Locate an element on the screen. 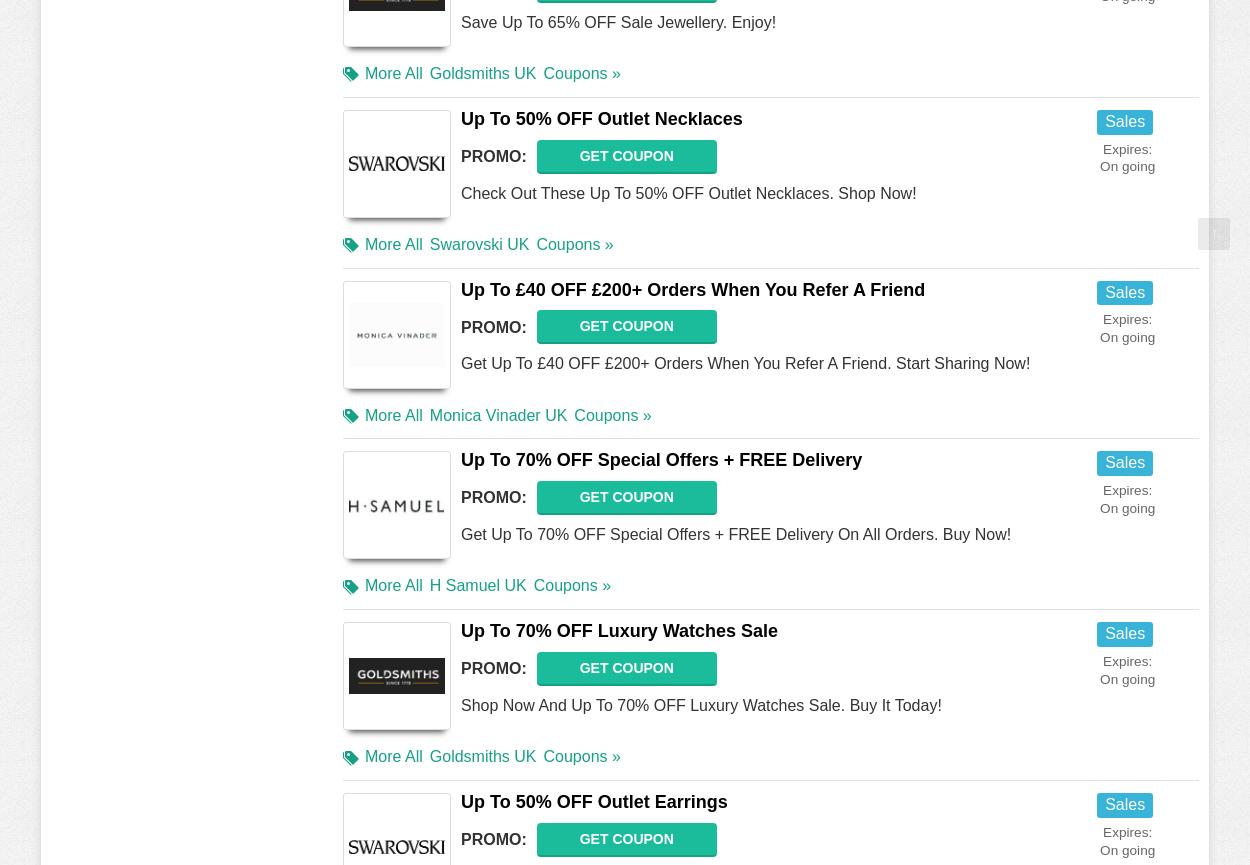 The width and height of the screenshot is (1250, 865). 'Save Up To 65% OFF Sale Jewellery. Enjoy!' is located at coordinates (617, 21).